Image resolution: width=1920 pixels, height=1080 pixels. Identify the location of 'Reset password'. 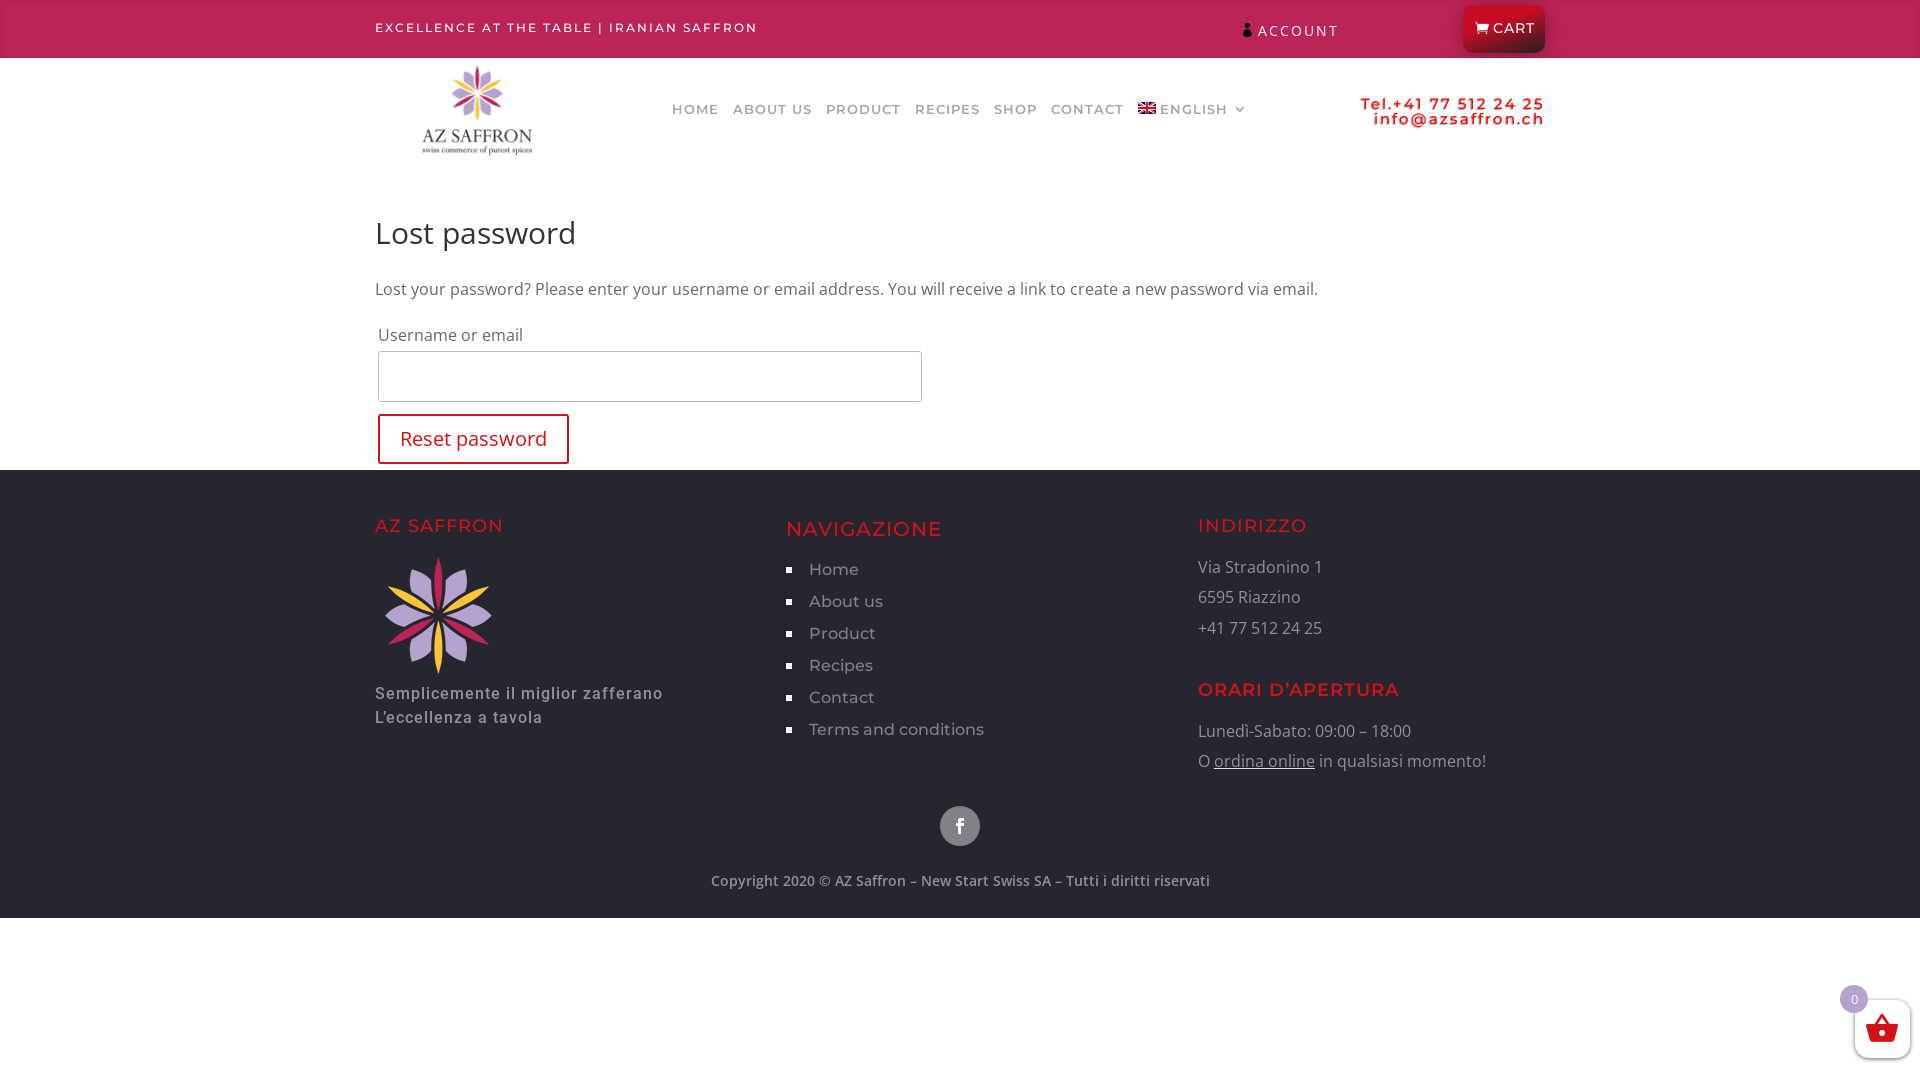
(472, 438).